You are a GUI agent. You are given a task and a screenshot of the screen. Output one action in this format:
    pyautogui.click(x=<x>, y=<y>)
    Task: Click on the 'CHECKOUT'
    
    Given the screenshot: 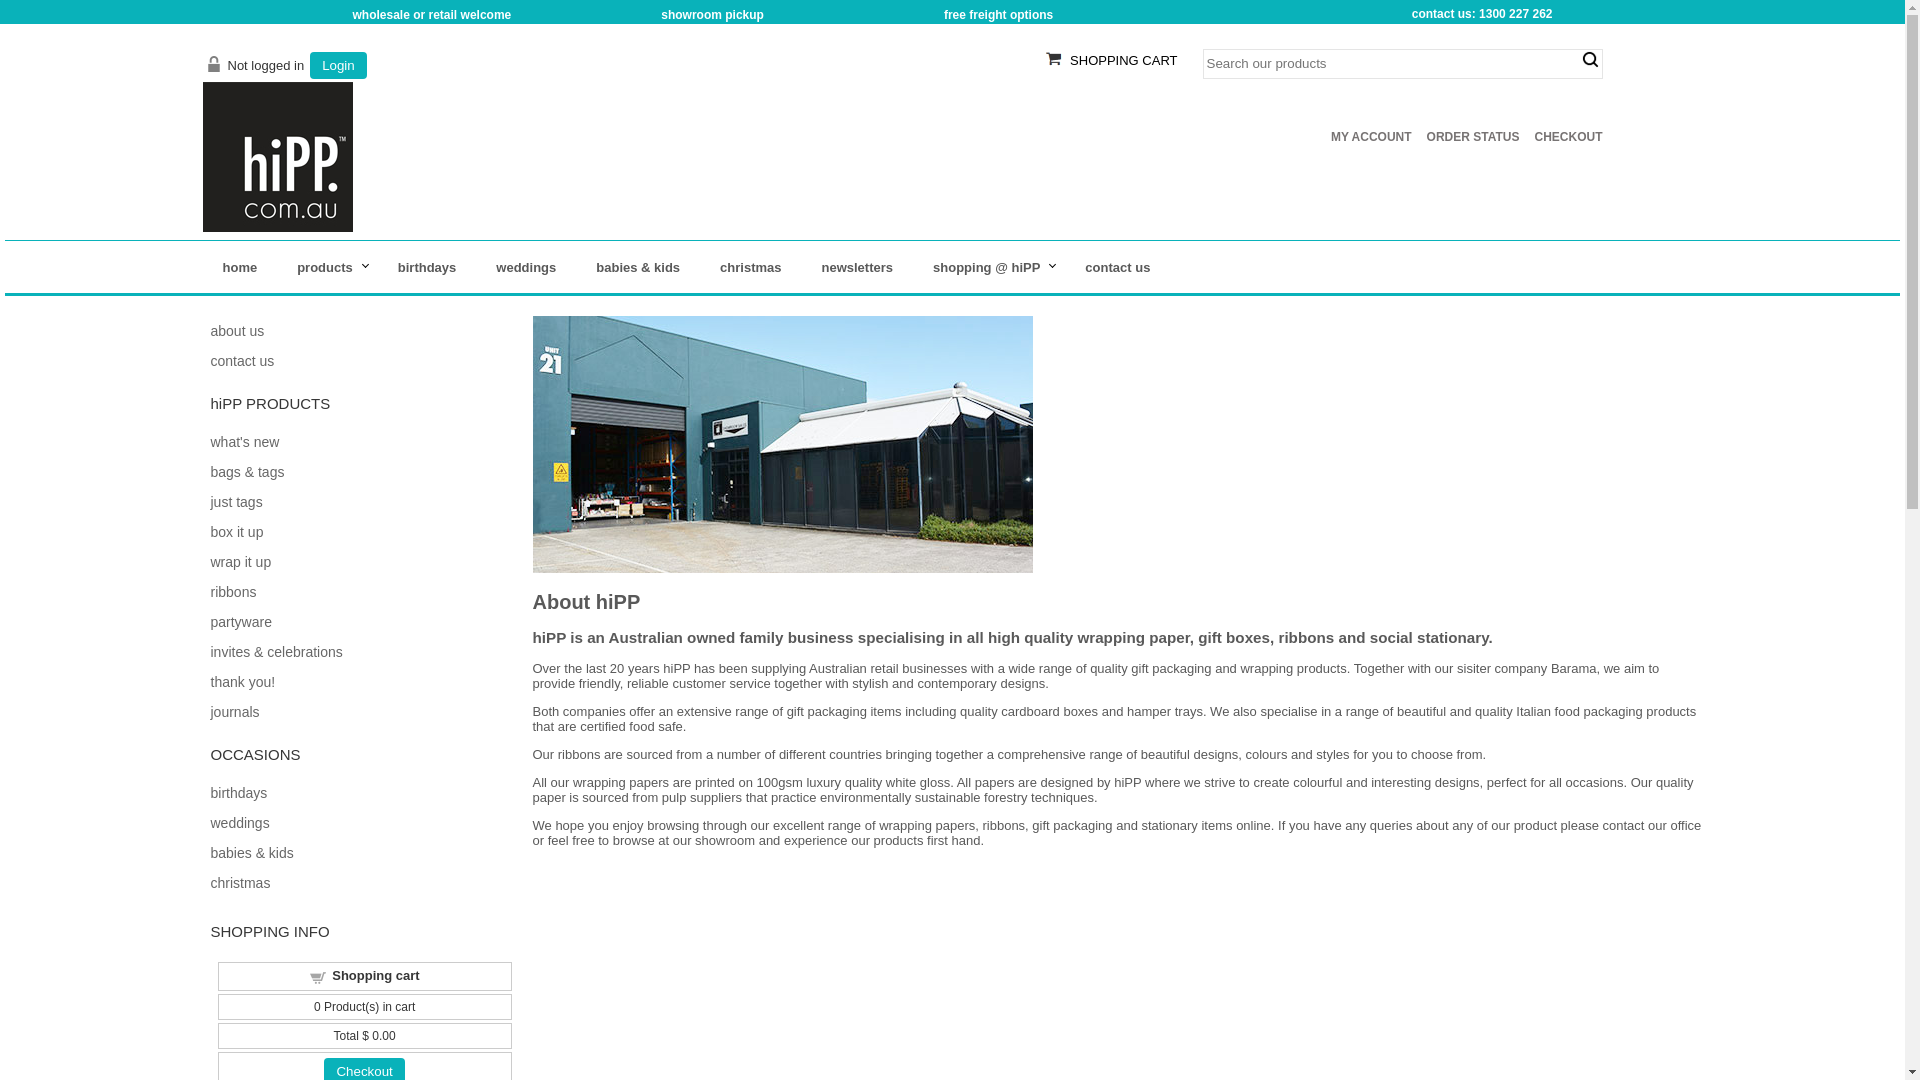 What is the action you would take?
    pyautogui.click(x=1567, y=136)
    